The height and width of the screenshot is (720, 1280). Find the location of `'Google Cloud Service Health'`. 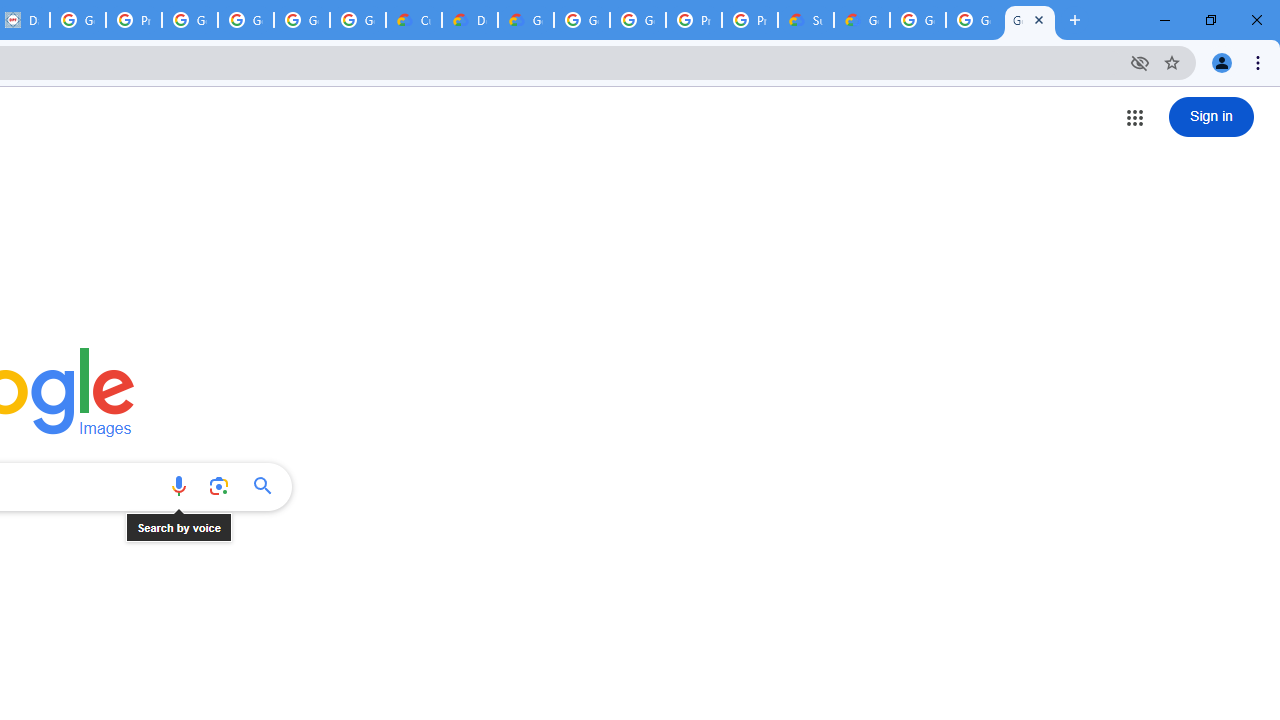

'Google Cloud Service Health' is located at coordinates (862, 20).